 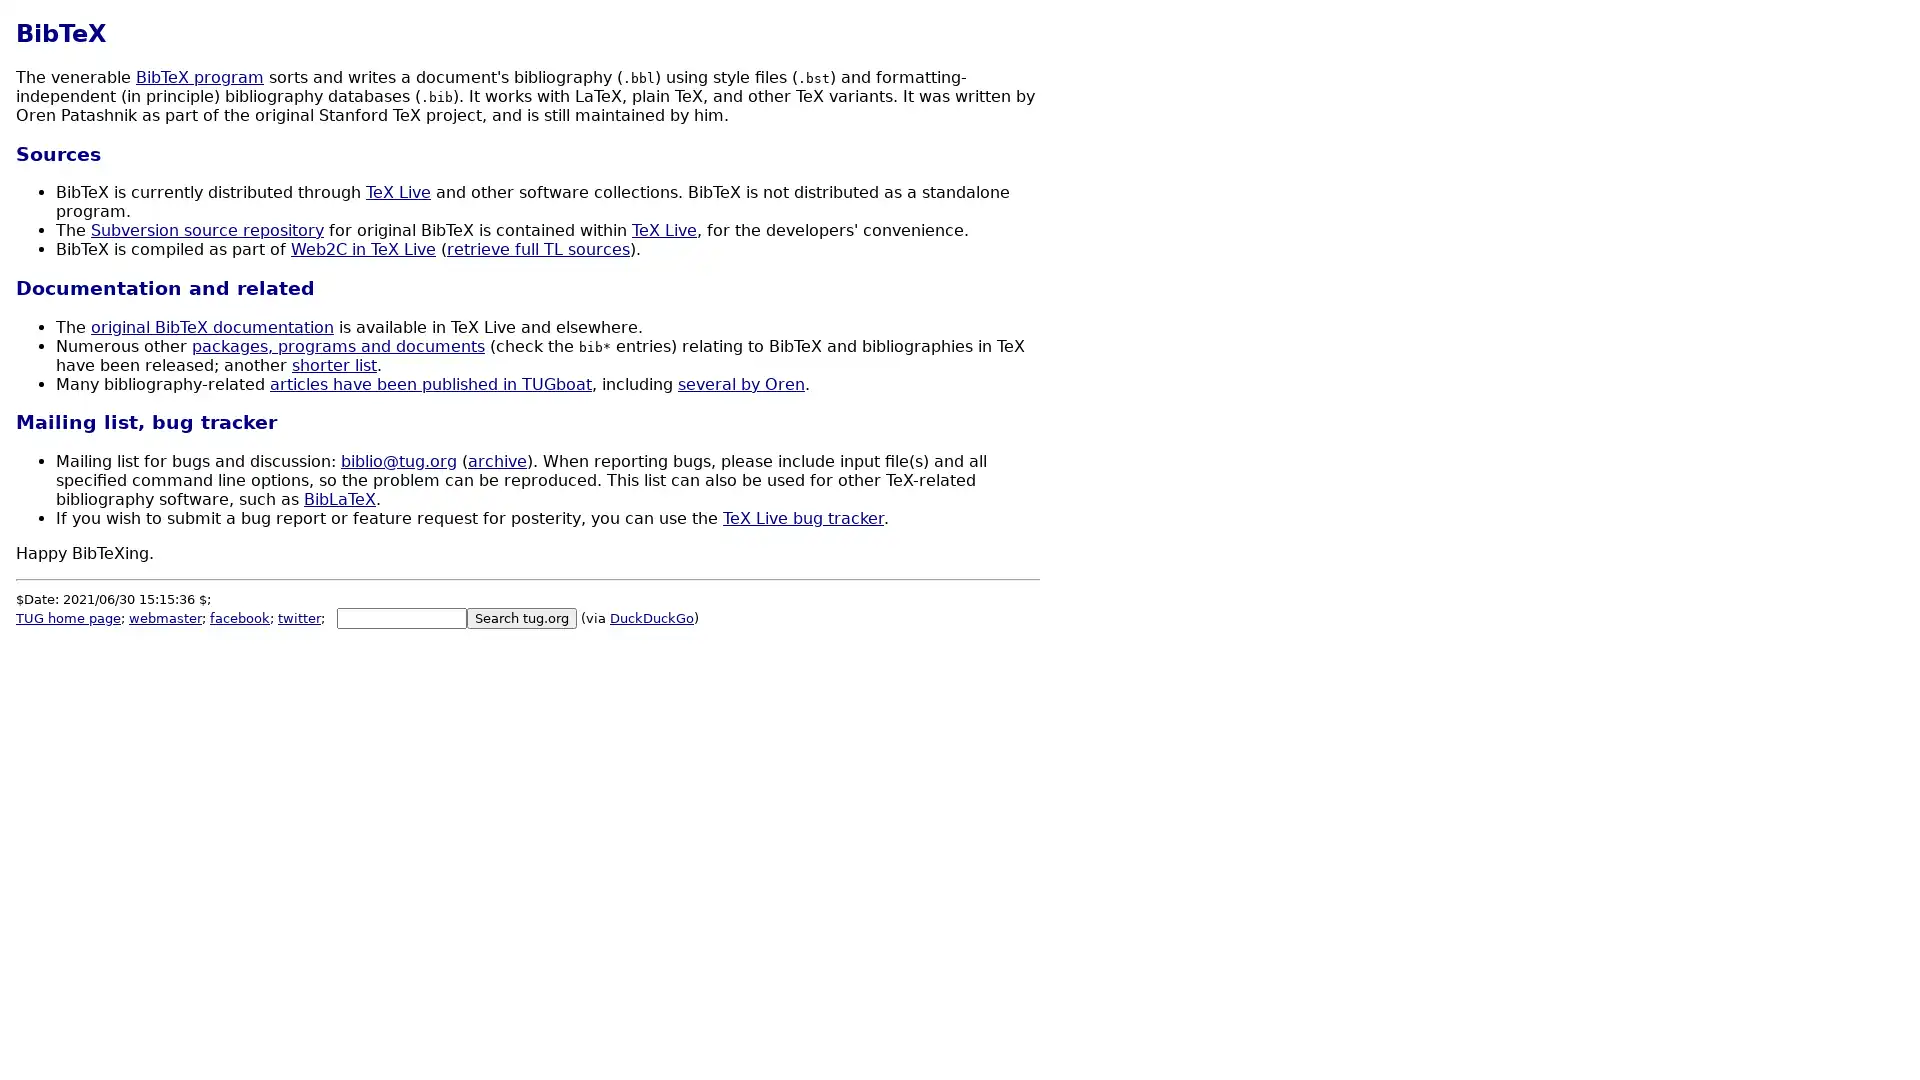 What do you see at coordinates (522, 617) in the screenshot?
I see `Search tug.org` at bounding box center [522, 617].